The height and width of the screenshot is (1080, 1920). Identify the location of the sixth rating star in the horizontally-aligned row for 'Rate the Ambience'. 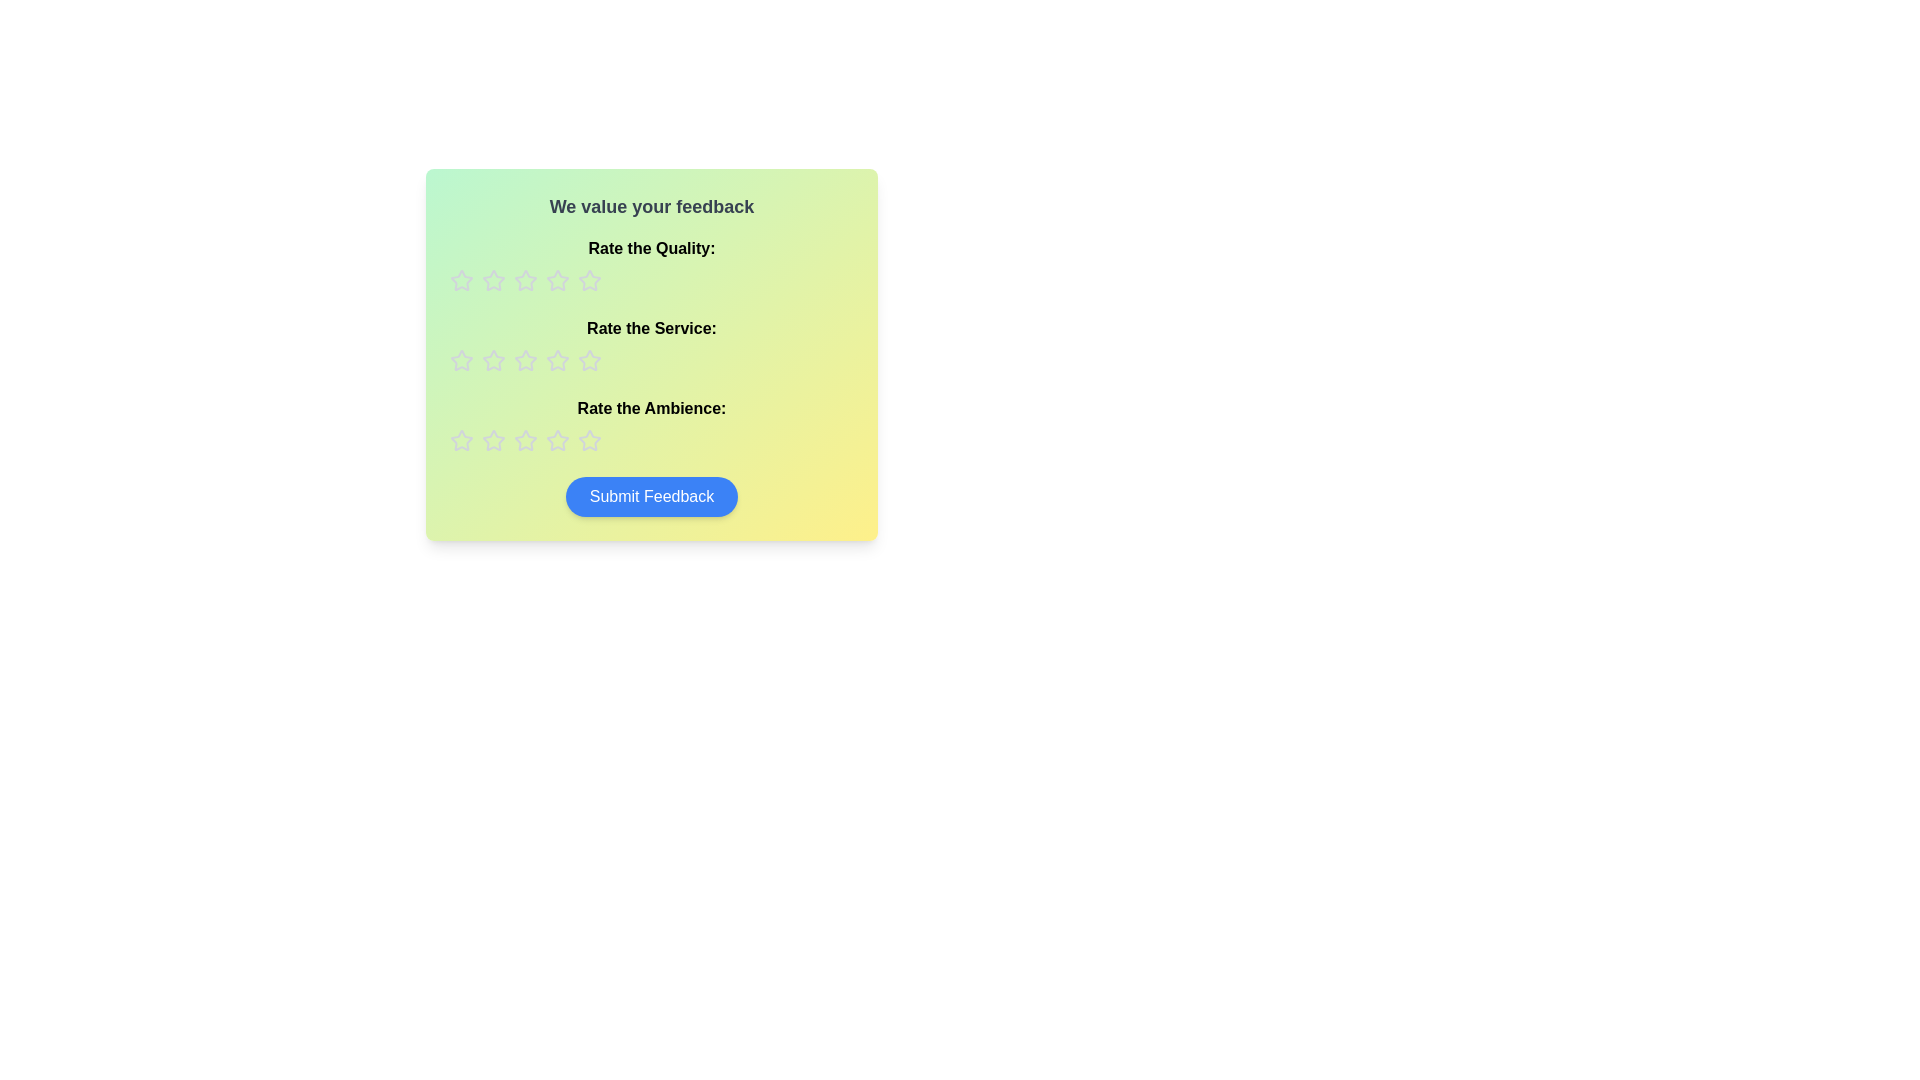
(557, 439).